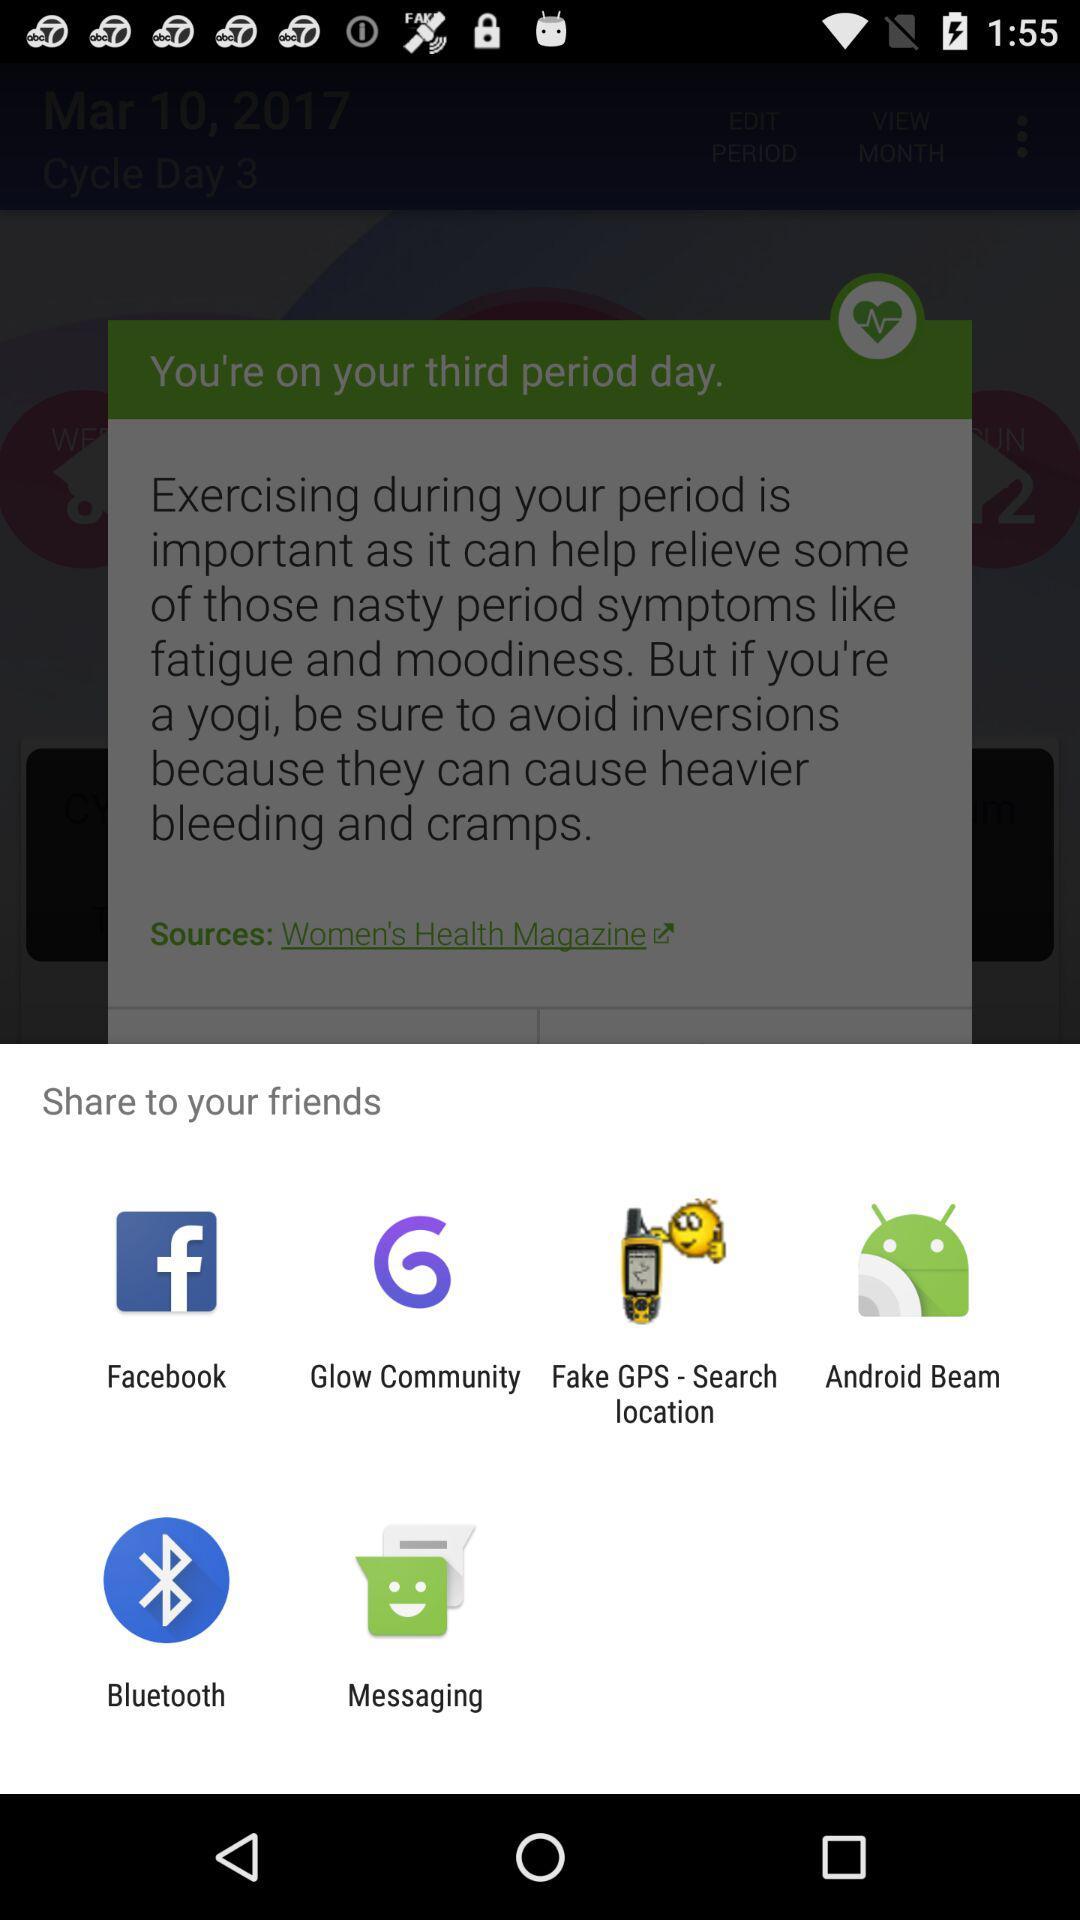  What do you see at coordinates (165, 1711) in the screenshot?
I see `icon next to messaging item` at bounding box center [165, 1711].